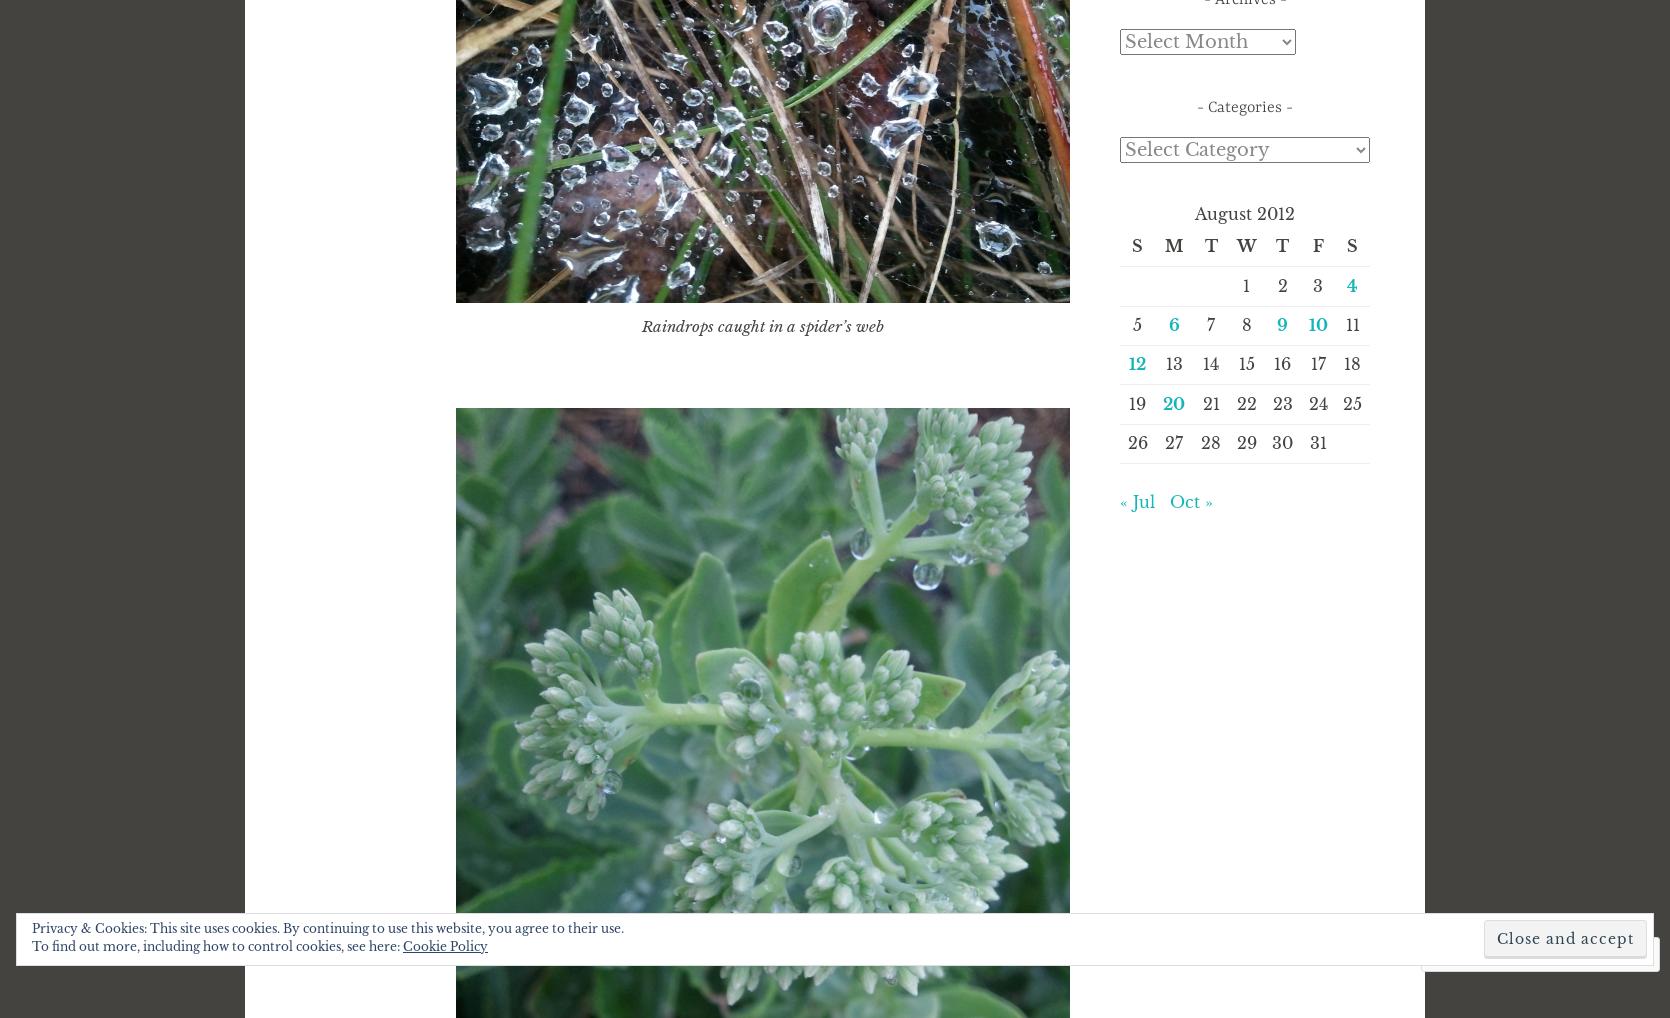 This screenshot has width=1670, height=1018. What do you see at coordinates (1210, 364) in the screenshot?
I see `'14'` at bounding box center [1210, 364].